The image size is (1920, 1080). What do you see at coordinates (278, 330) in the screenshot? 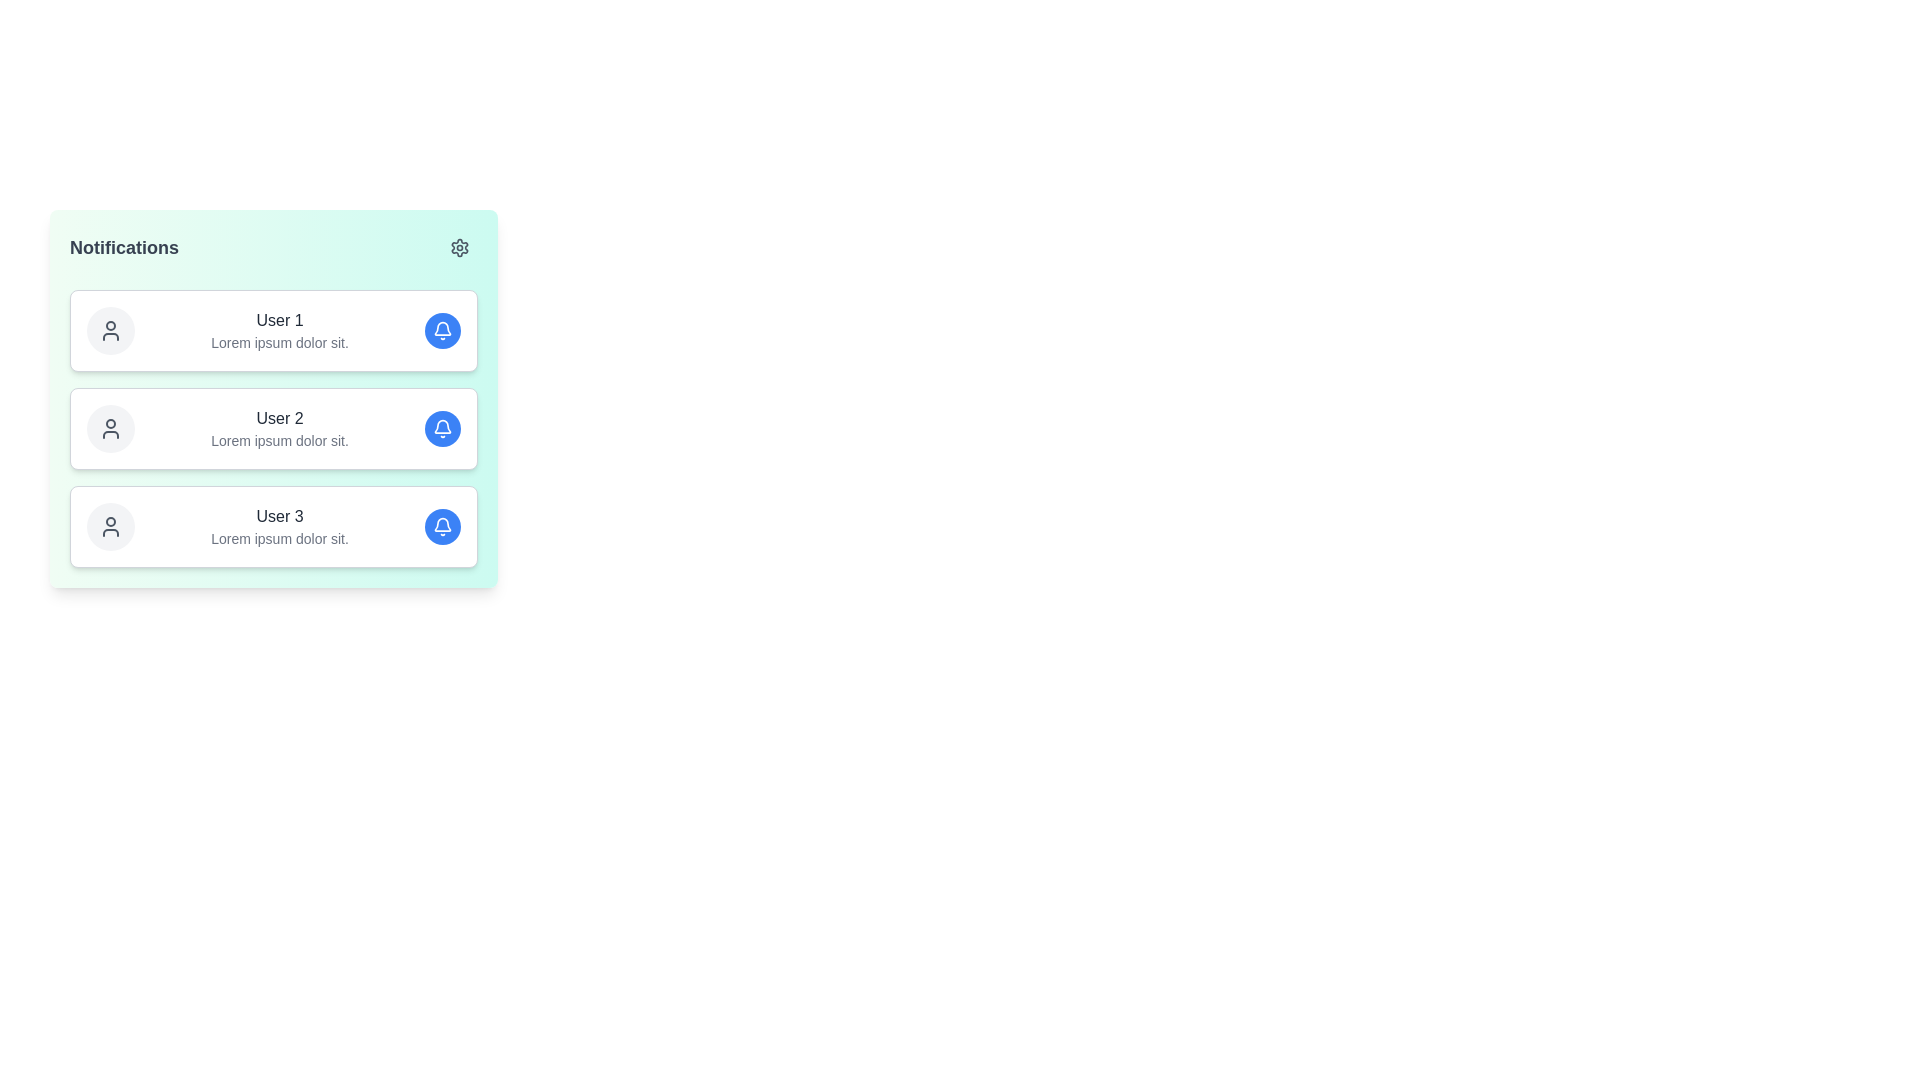
I see `text content displayed in the topmost notification card, which includes the user name and a brief description` at bounding box center [278, 330].